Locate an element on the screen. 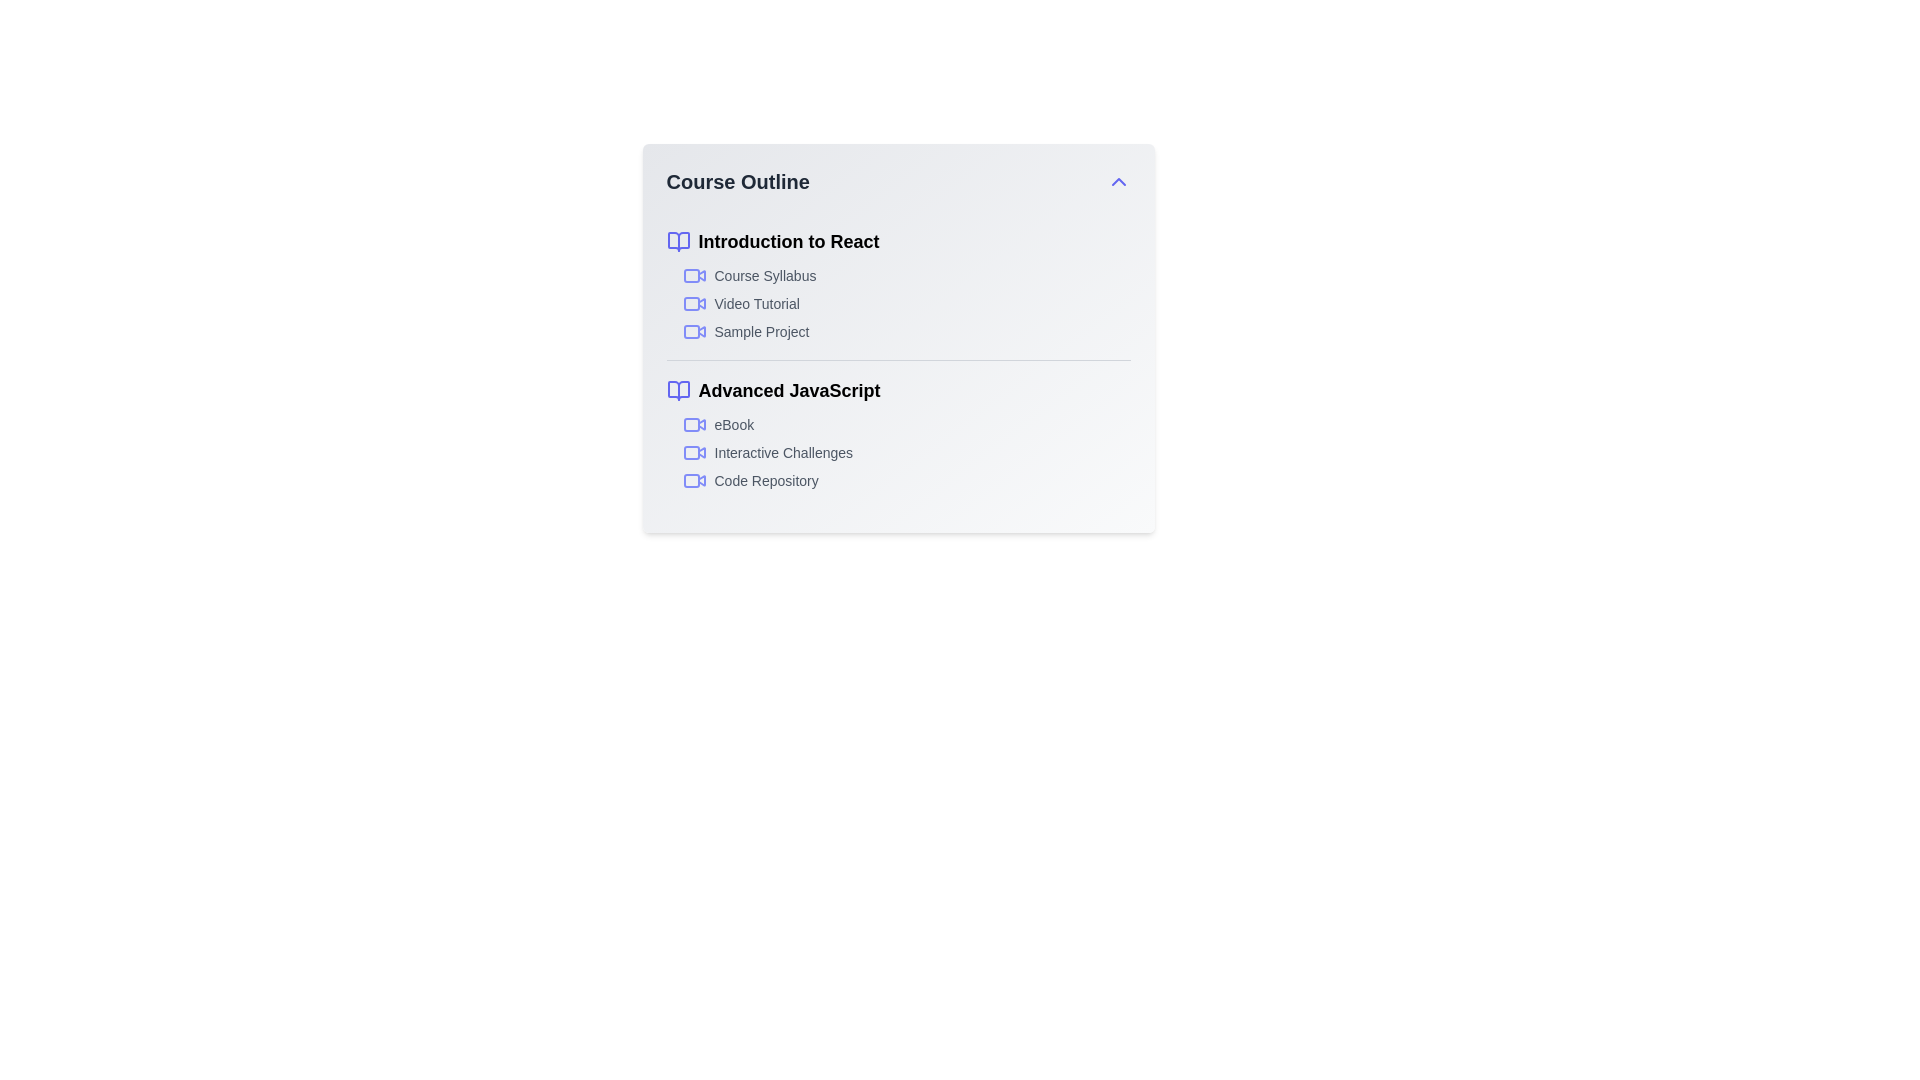 This screenshot has width=1920, height=1080. the chevron button to toggle the course outline's expanded state is located at coordinates (1117, 181).